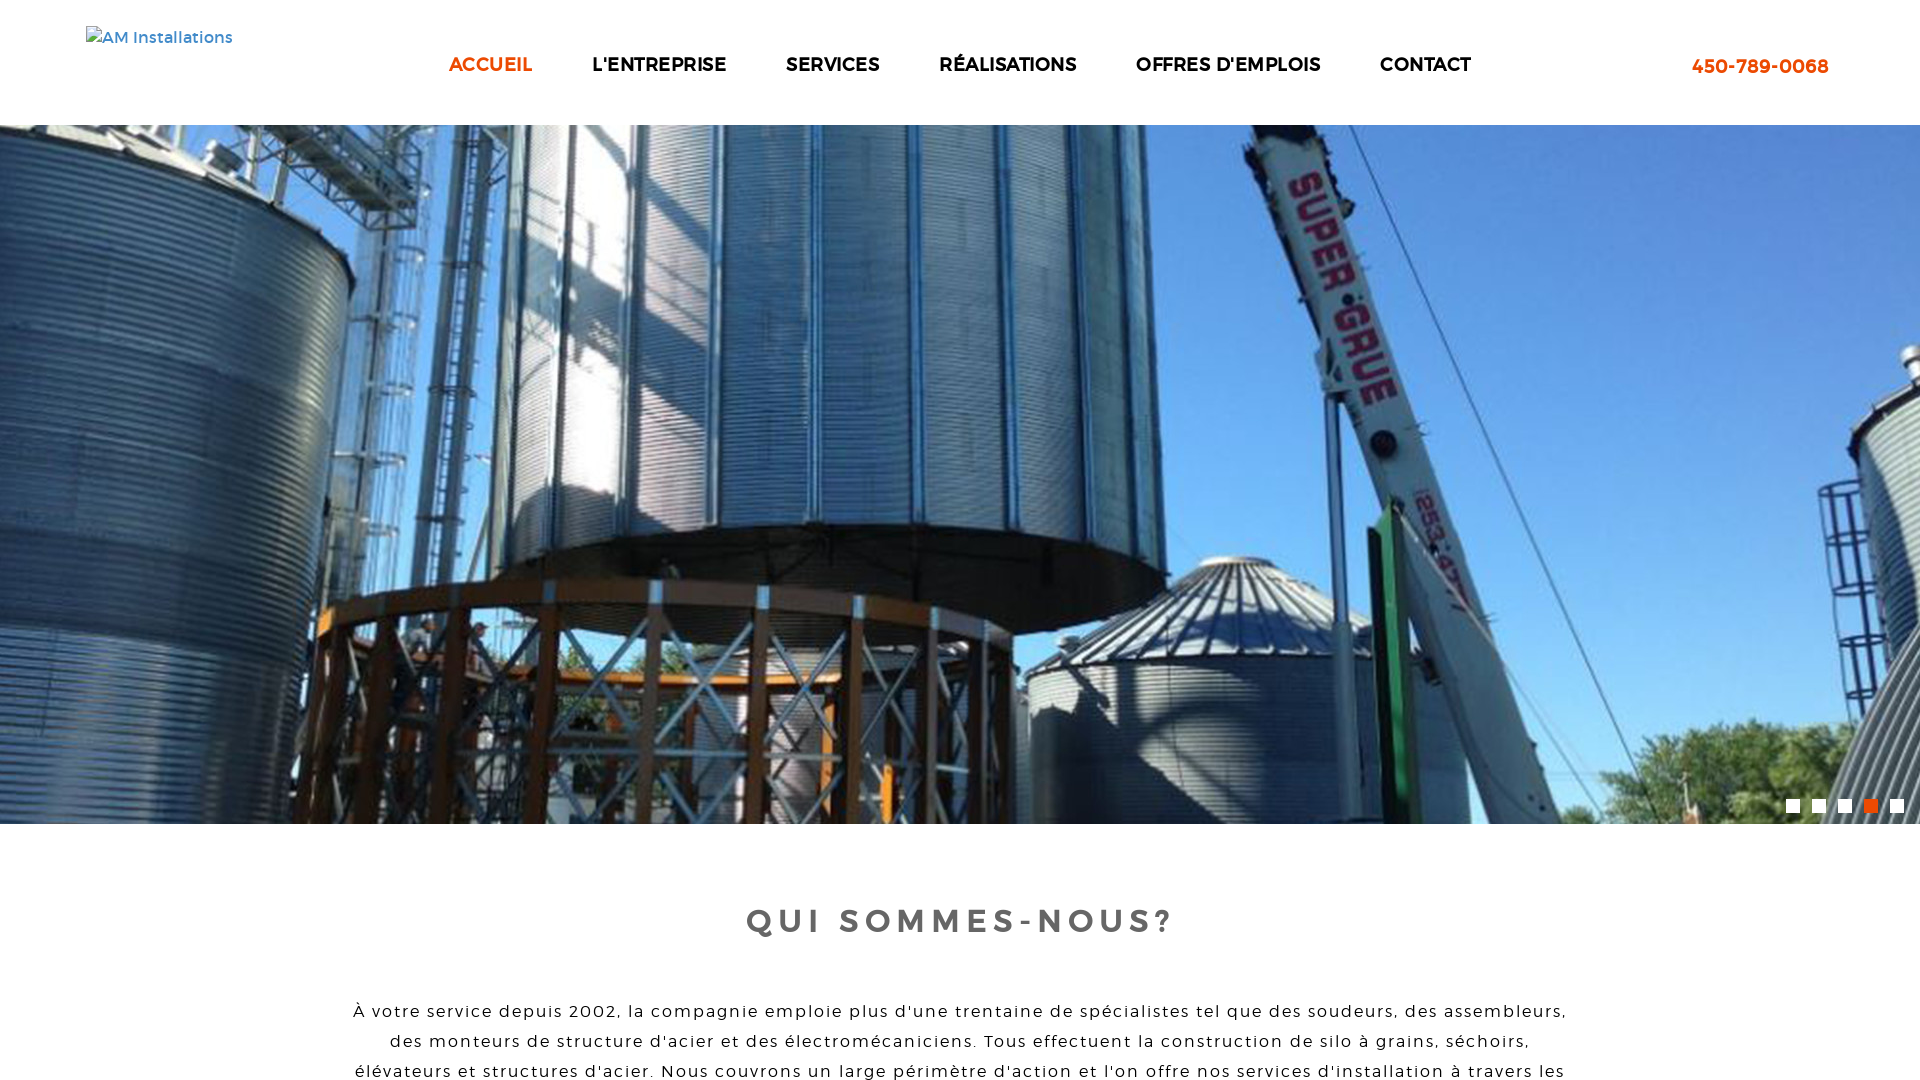 Image resolution: width=1920 pixels, height=1080 pixels. What do you see at coordinates (1793, 805) in the screenshot?
I see `'1'` at bounding box center [1793, 805].